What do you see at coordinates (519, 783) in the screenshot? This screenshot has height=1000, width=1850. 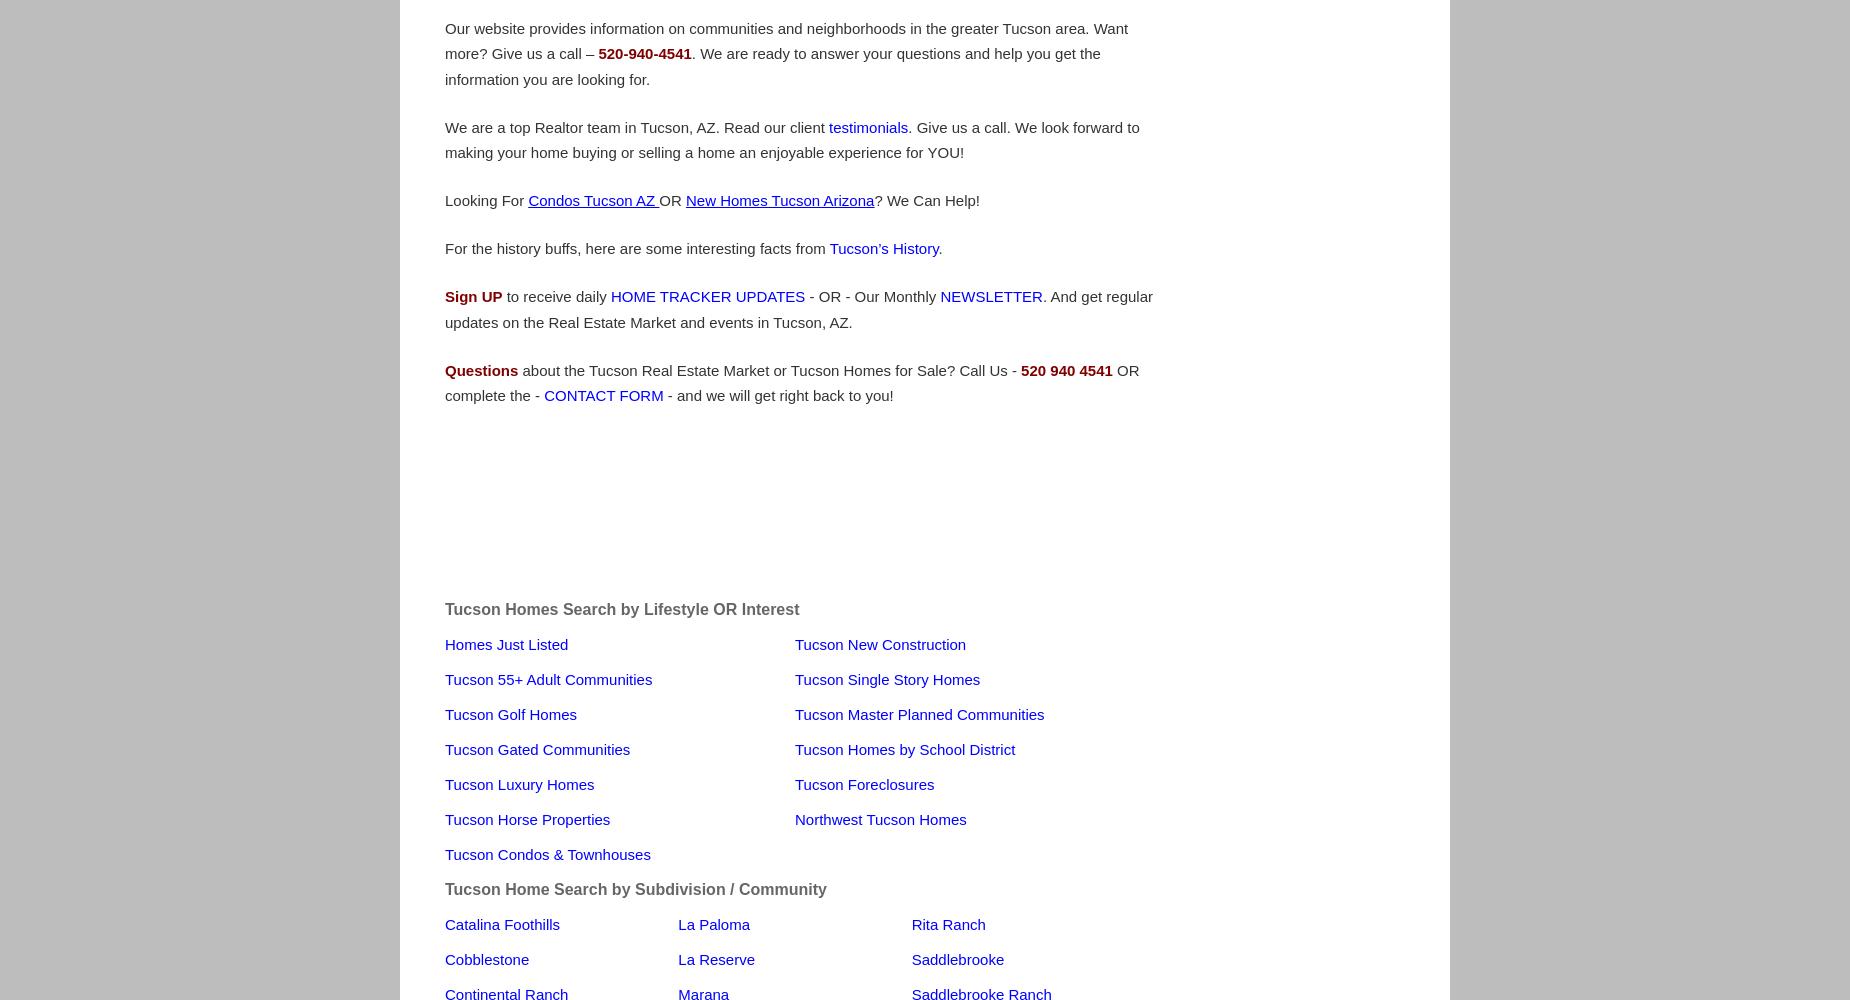 I see `'Tucson Luxury Homes'` at bounding box center [519, 783].